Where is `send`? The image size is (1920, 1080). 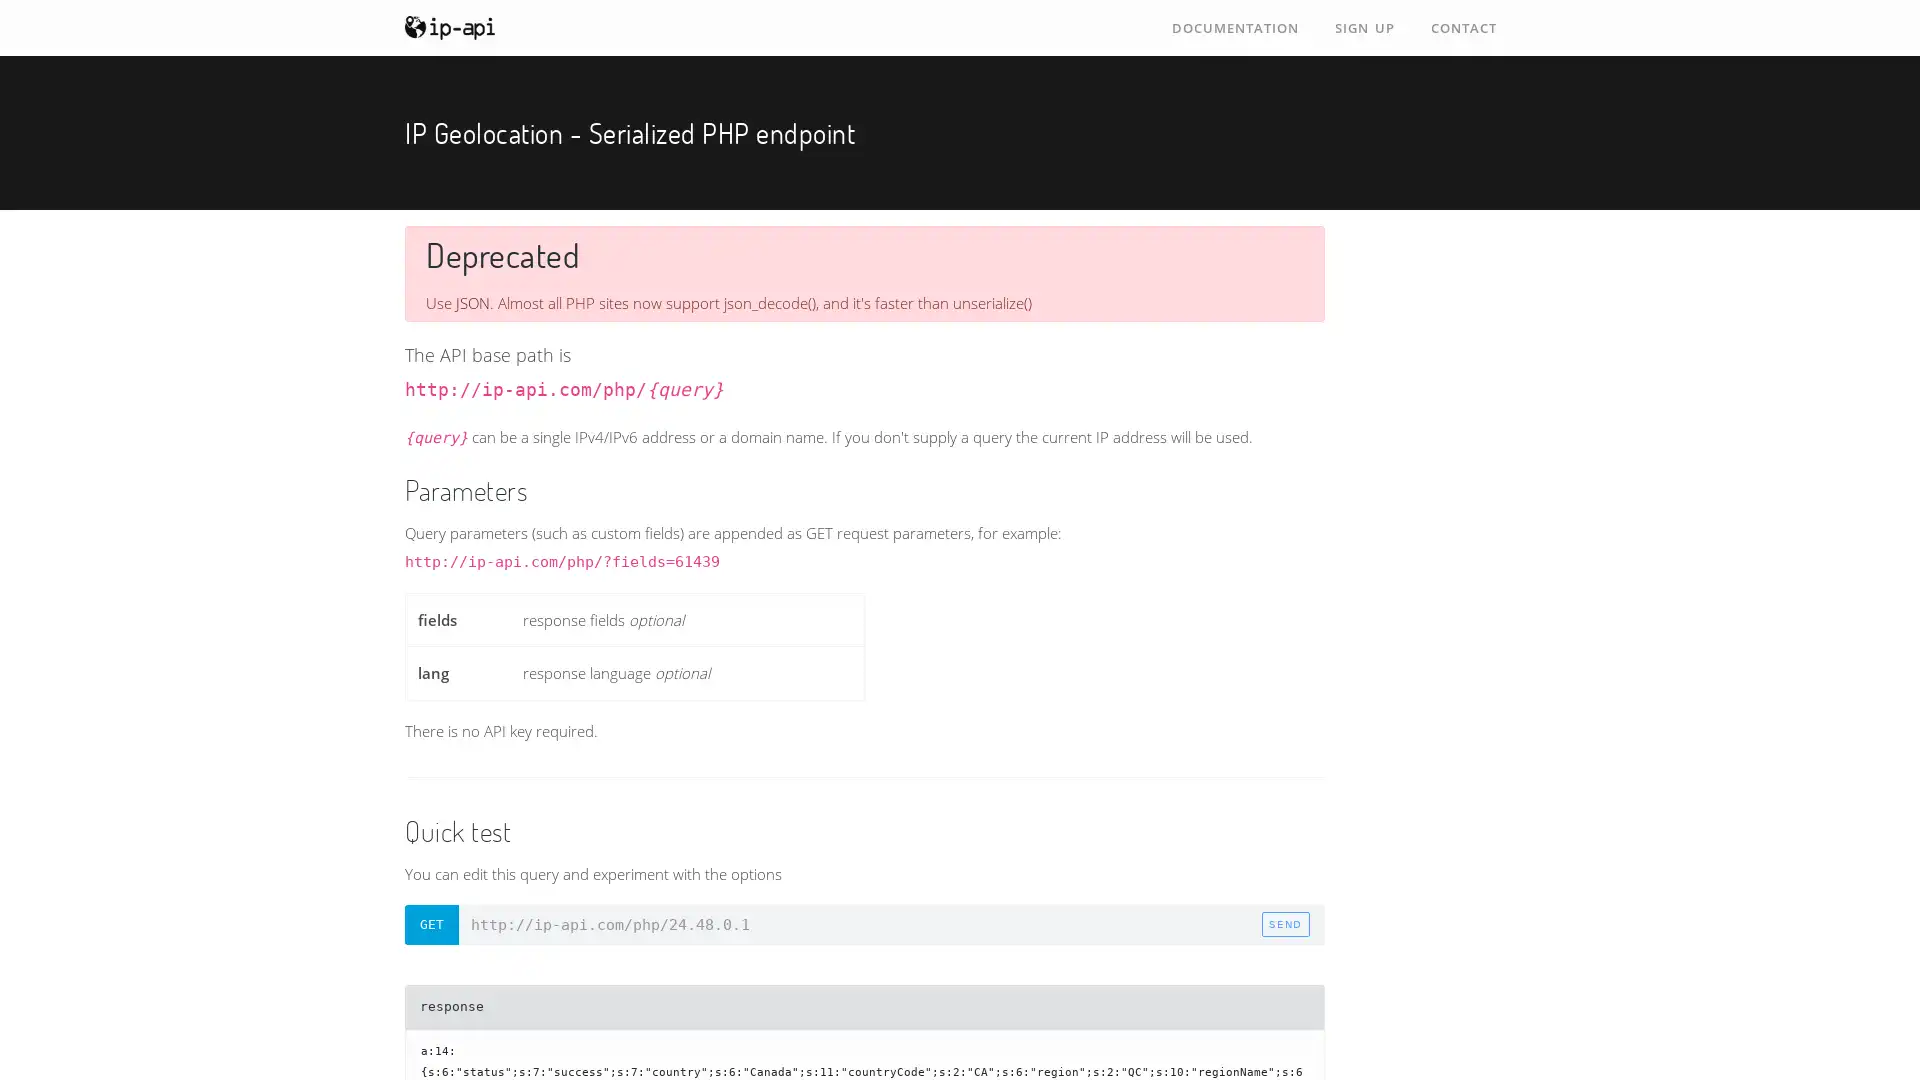
send is located at coordinates (1285, 924).